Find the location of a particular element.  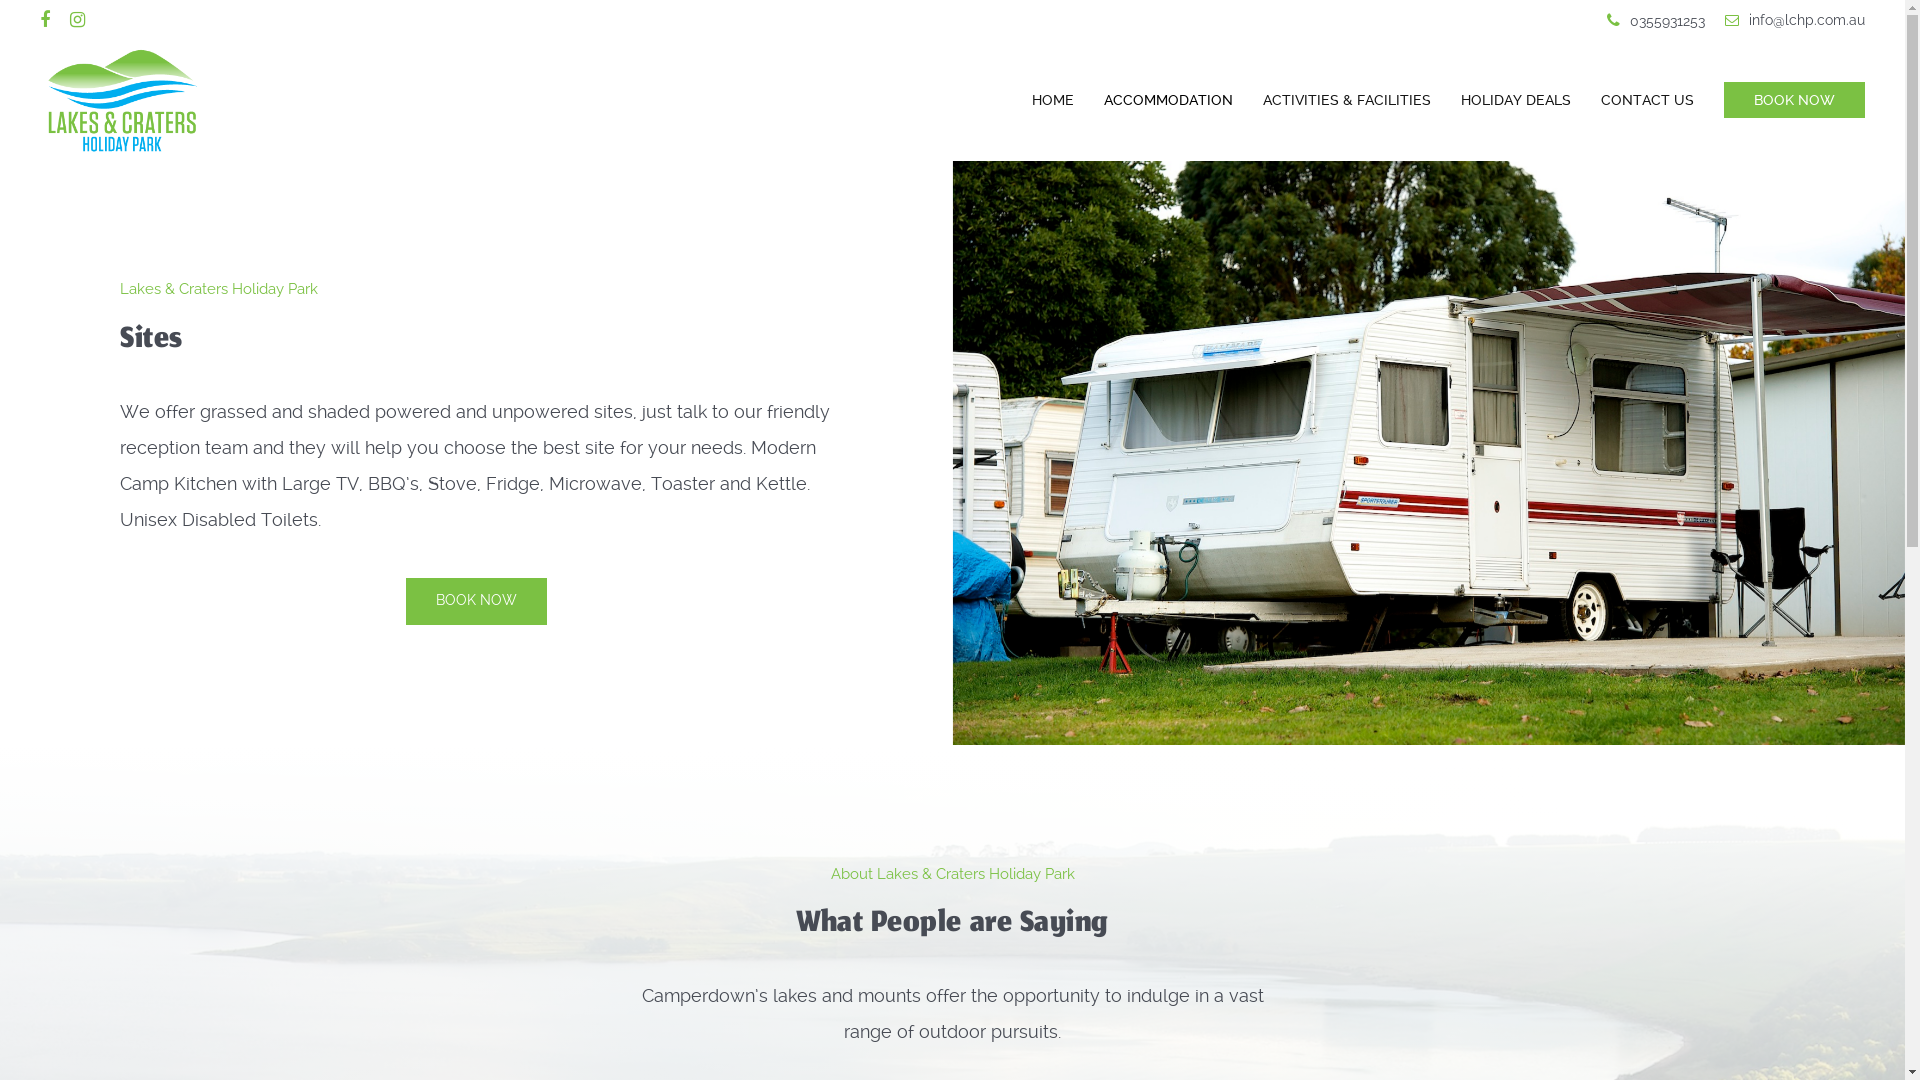

'ACTIVITIES & FACILITIES' is located at coordinates (1347, 100).